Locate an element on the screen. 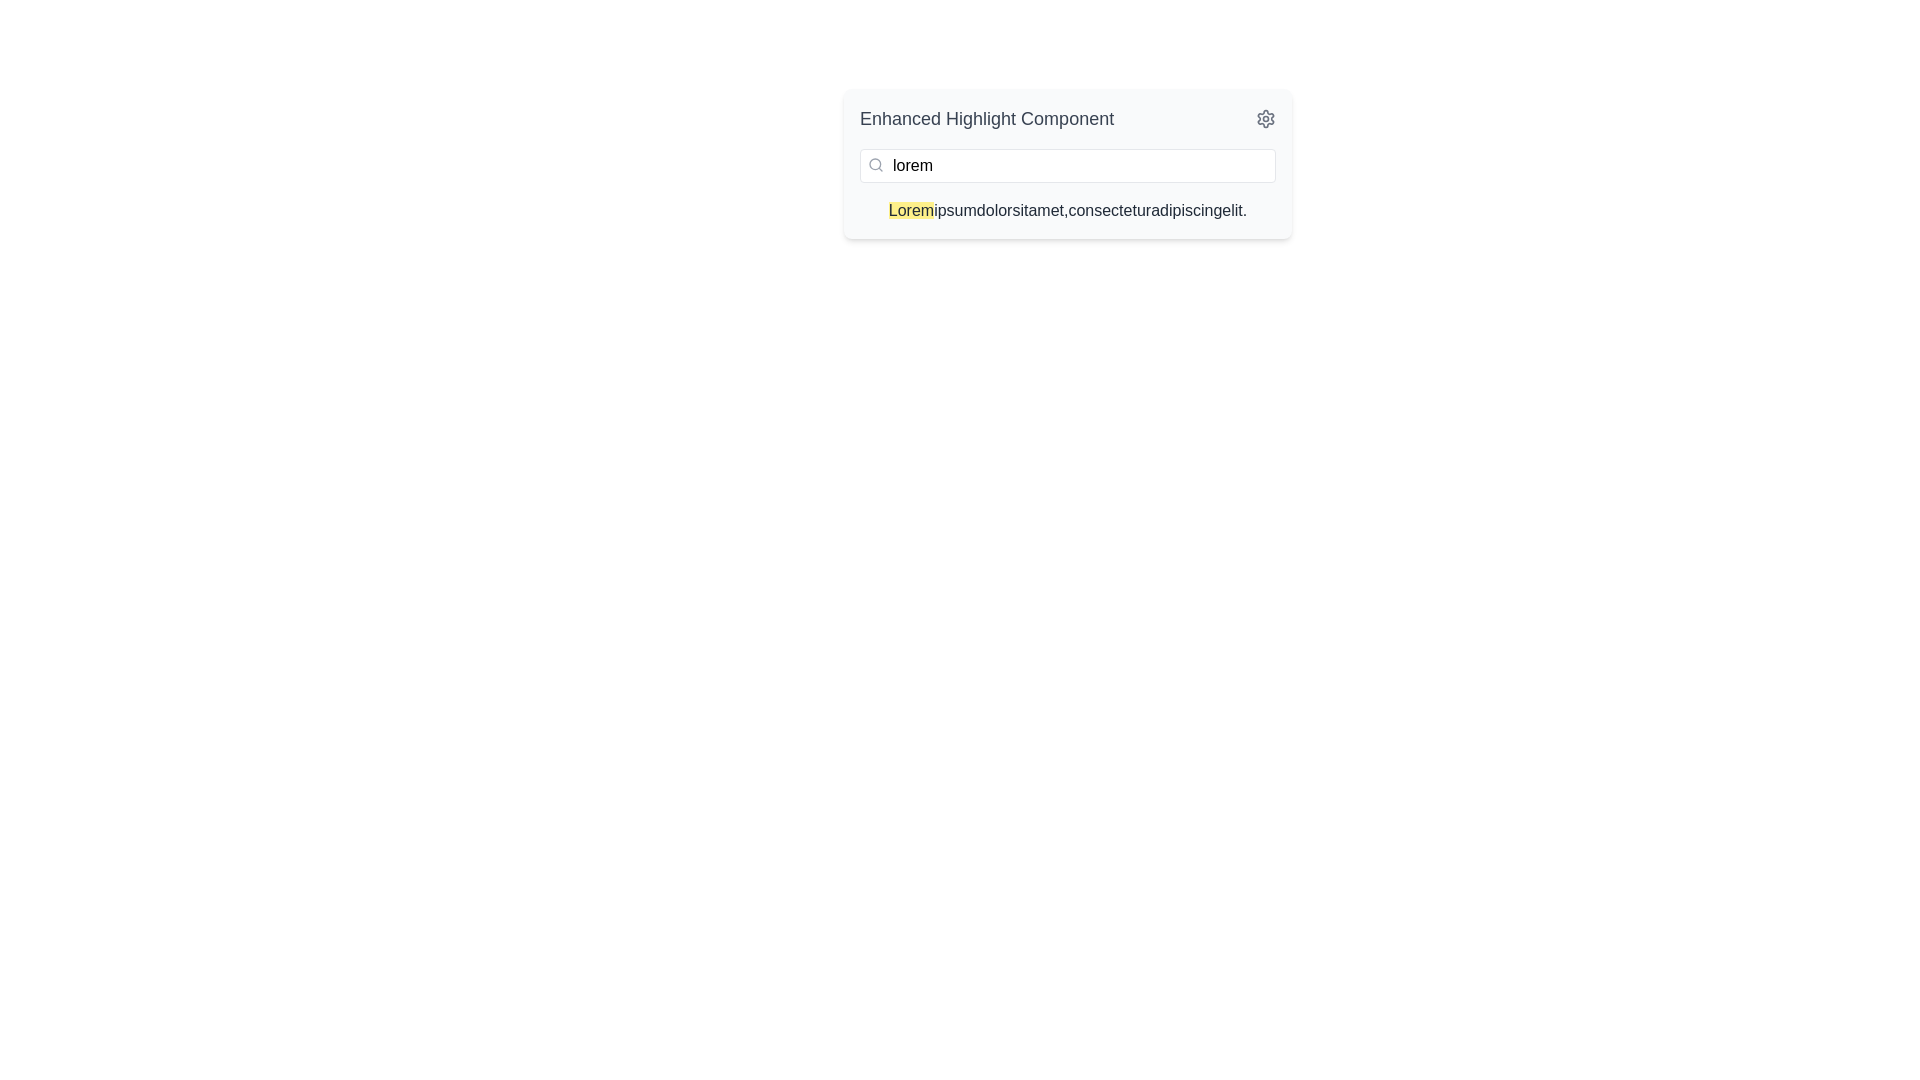 This screenshot has height=1080, width=1920. the text element displaying 'elit.' which is the last part of the sentence 'Lorem ipsum dolor sit amet, consectetur adipiscing elit.' is located at coordinates (1233, 210).